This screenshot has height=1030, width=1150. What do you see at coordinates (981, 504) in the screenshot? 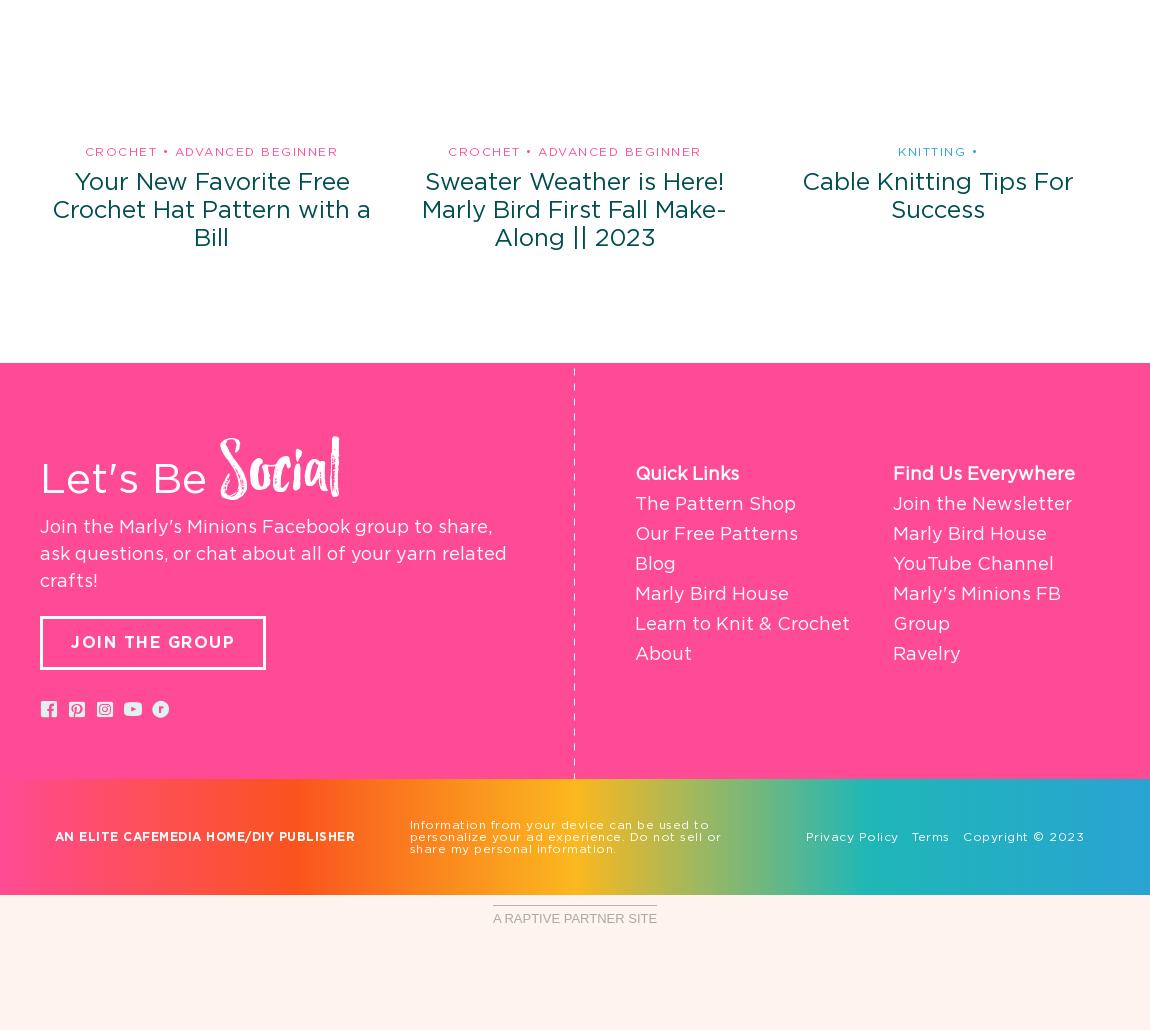
I see `'Join the Newsletter'` at bounding box center [981, 504].